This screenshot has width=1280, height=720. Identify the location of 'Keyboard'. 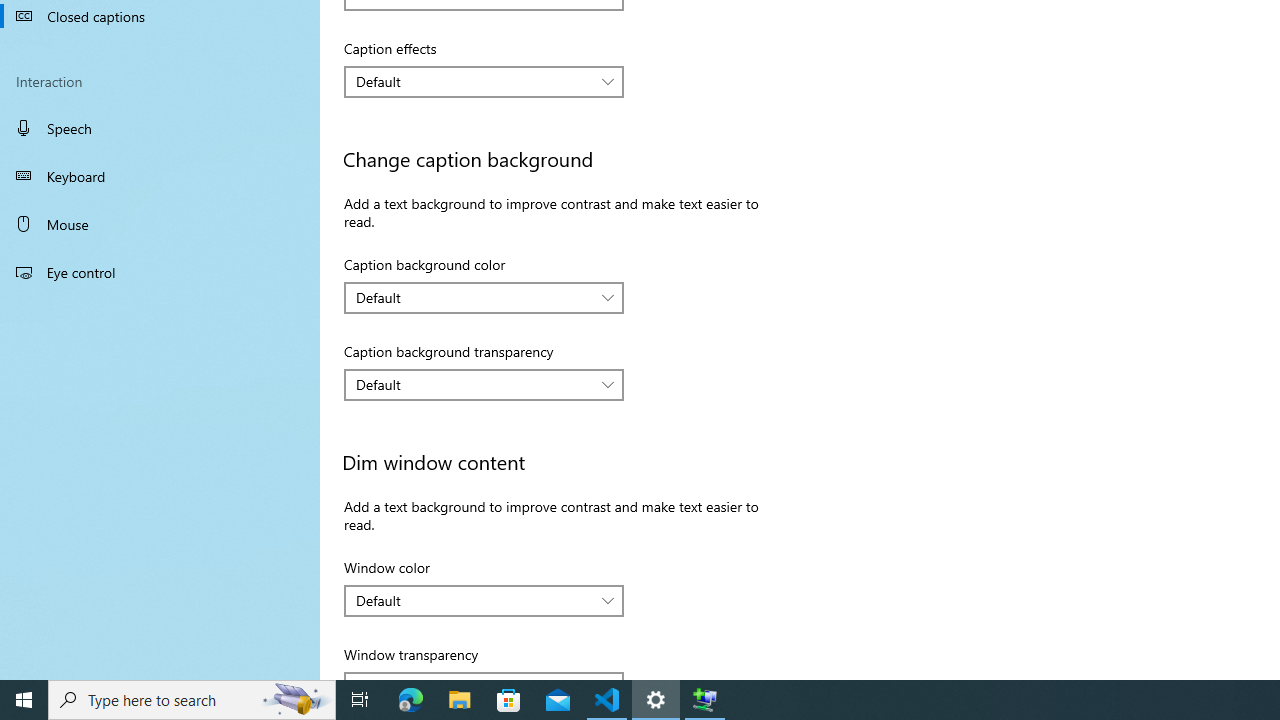
(160, 175).